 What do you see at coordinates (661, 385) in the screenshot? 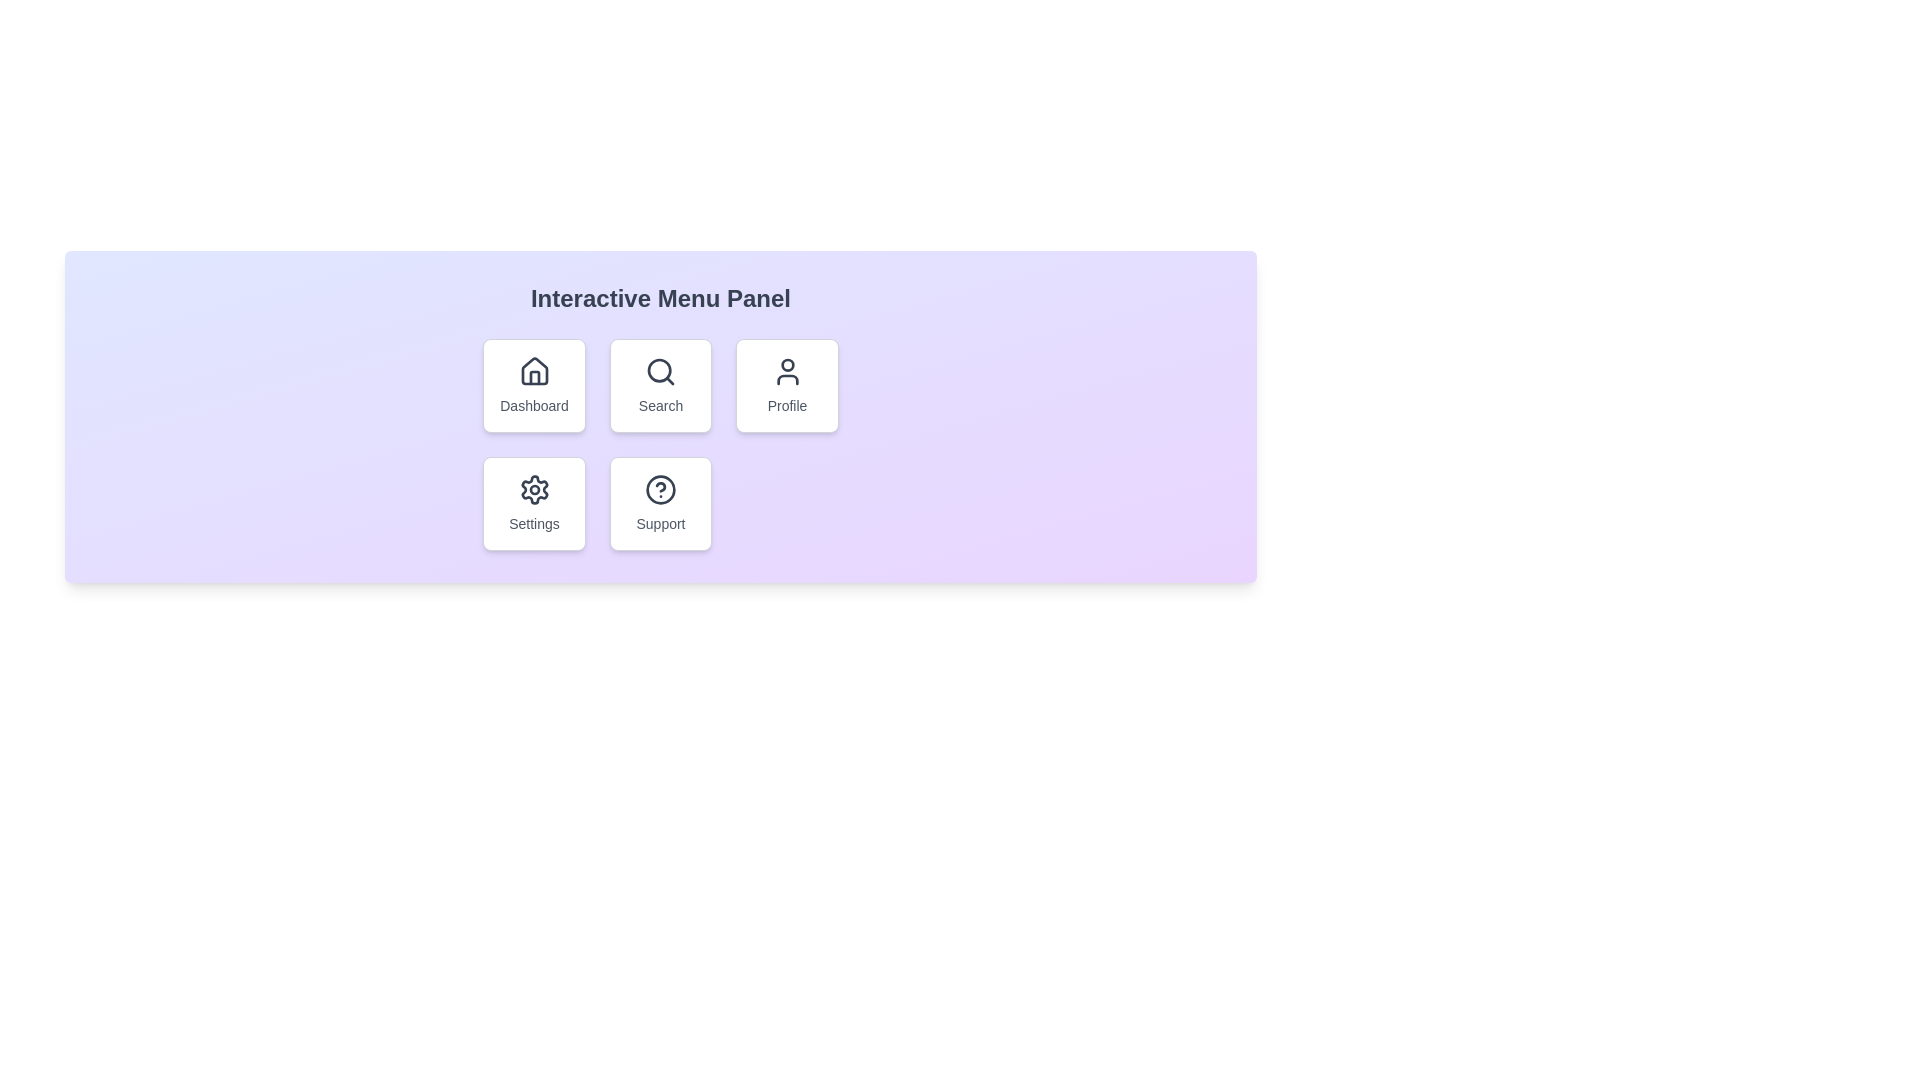
I see `the square-shaped 'Search' button with a white background and a magnifying glass icon located in the top row, middle position of the 'Interactive Menu Panel'` at bounding box center [661, 385].